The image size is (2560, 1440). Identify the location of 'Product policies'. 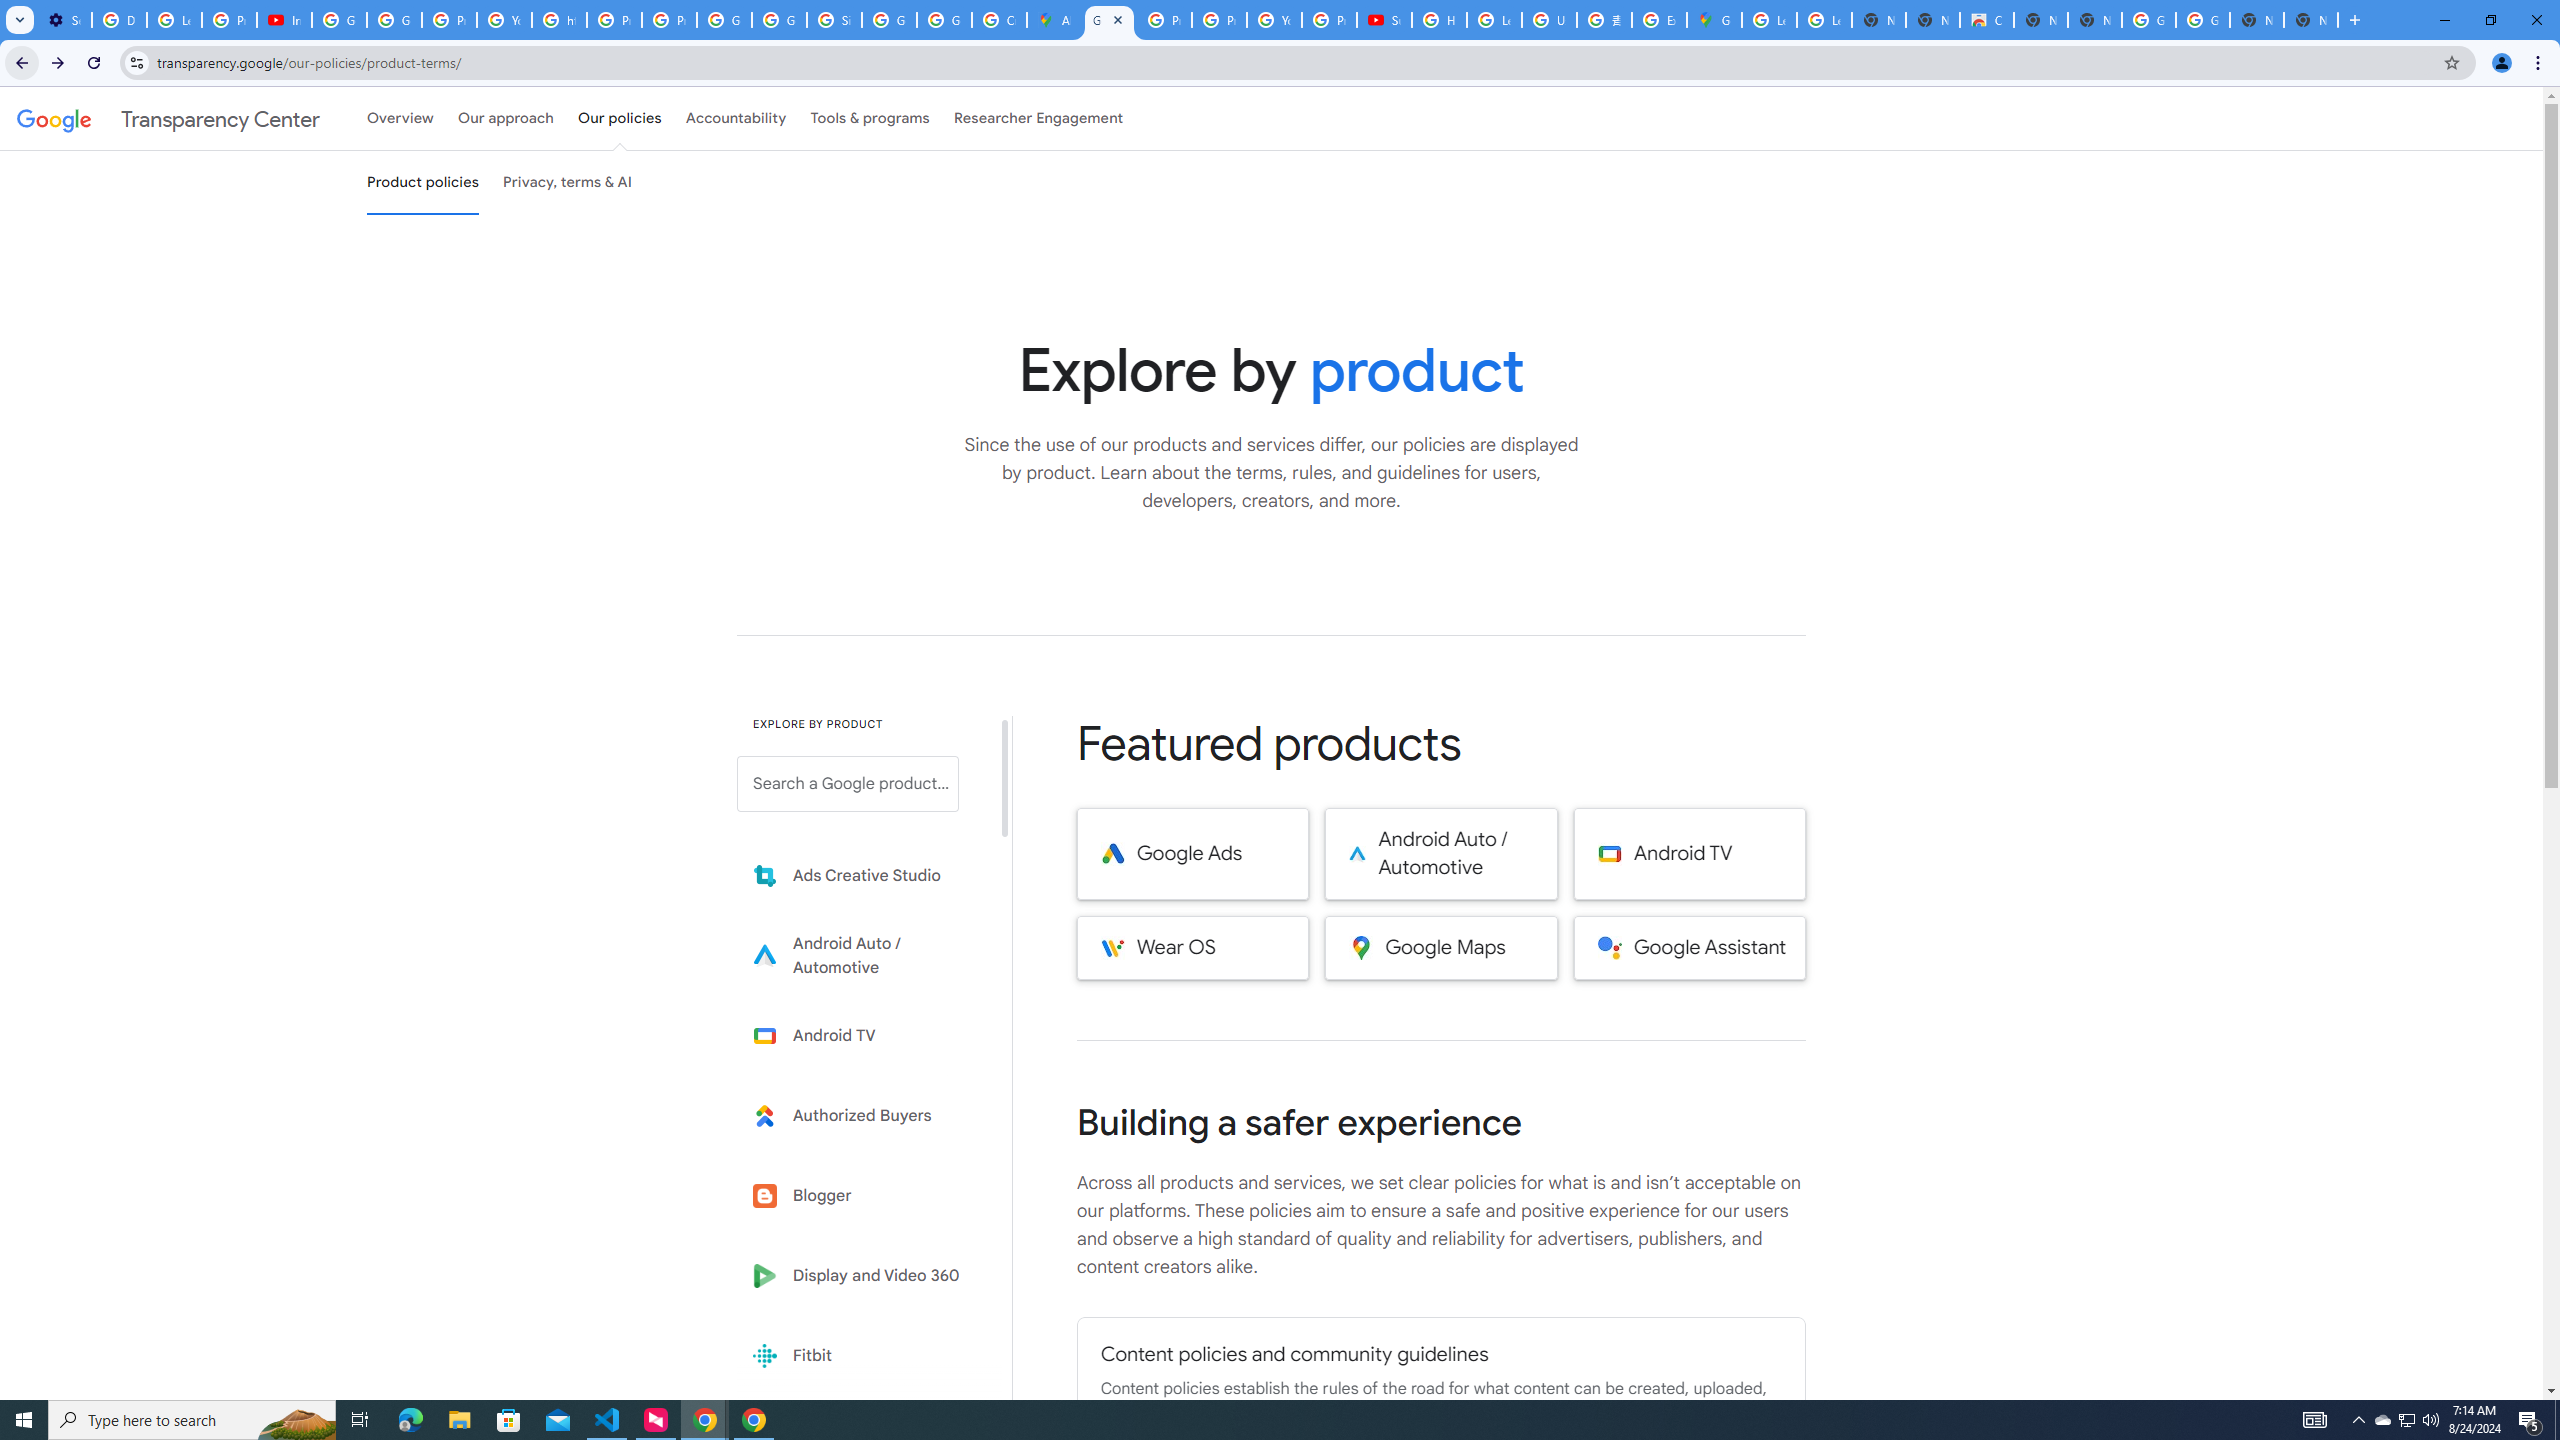
(421, 181).